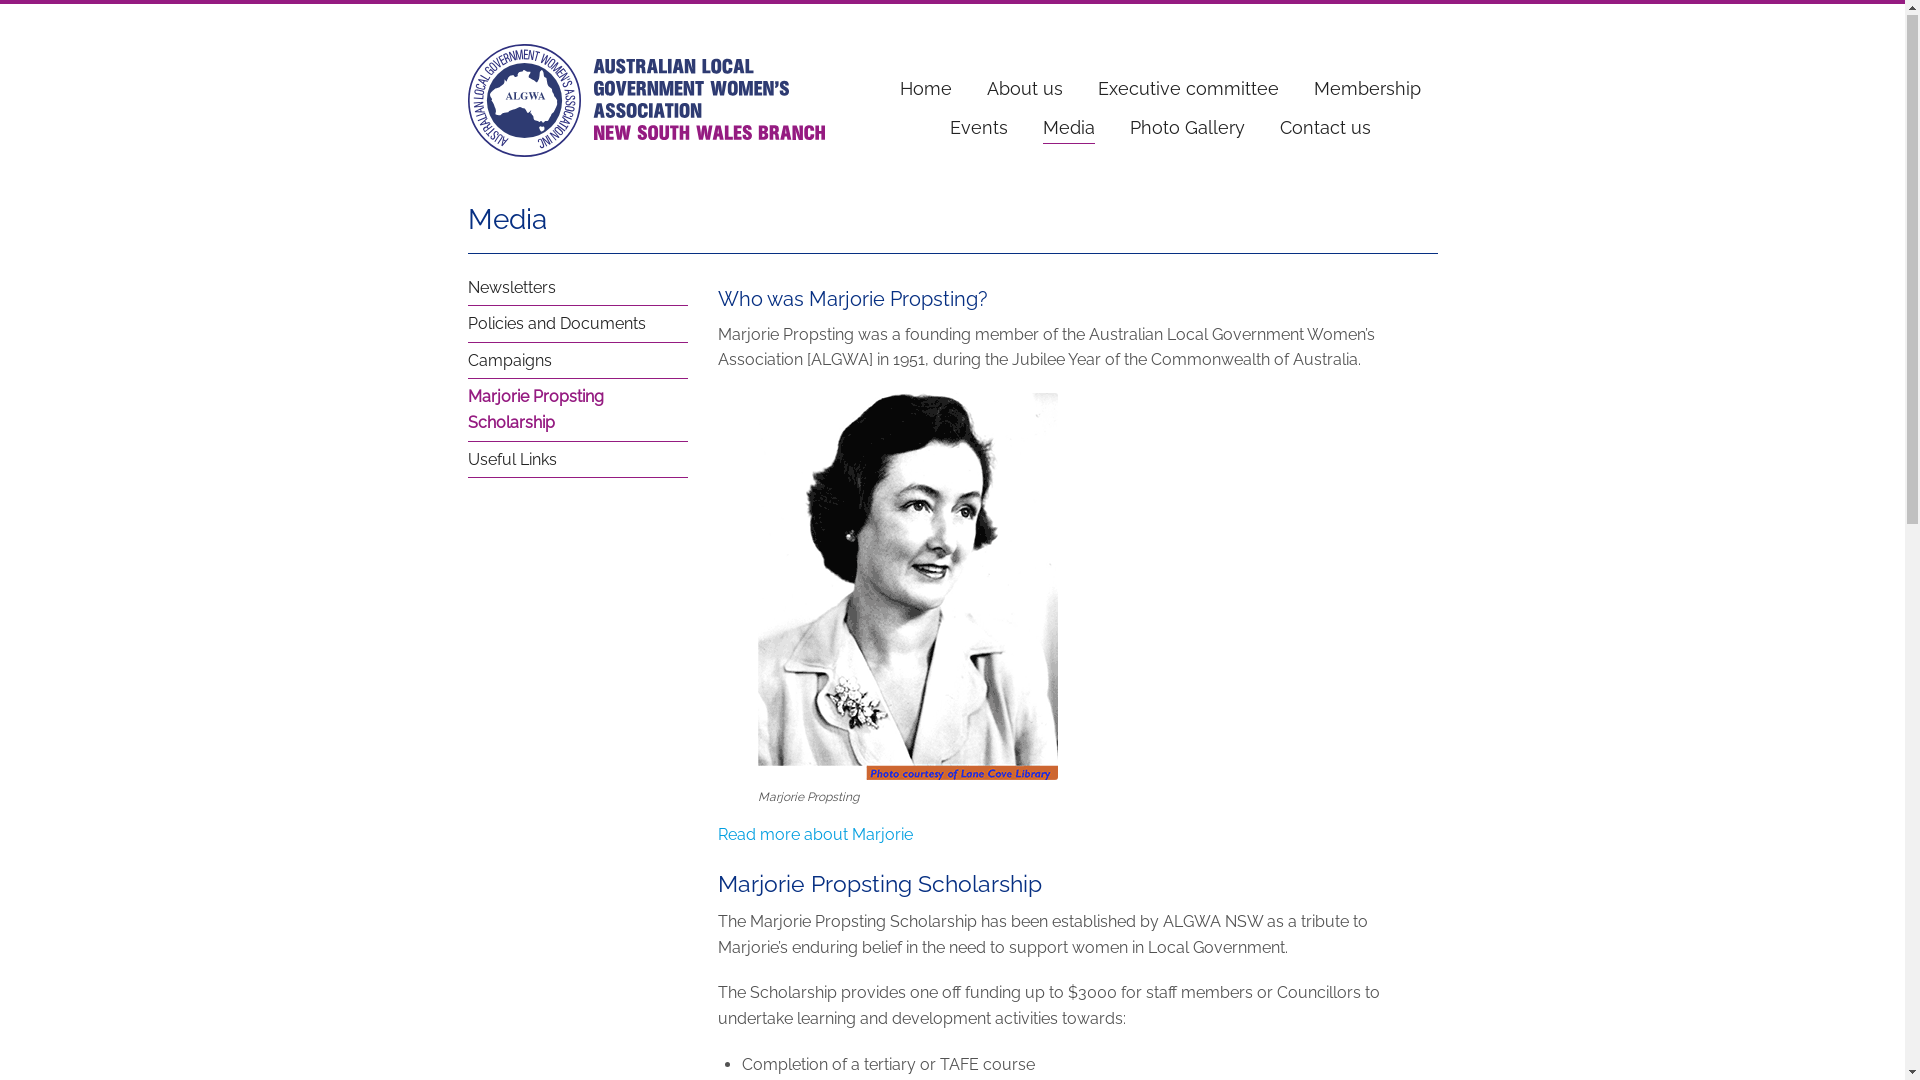 The width and height of the screenshot is (1920, 1080). Describe the element at coordinates (925, 88) in the screenshot. I see `'Home'` at that location.